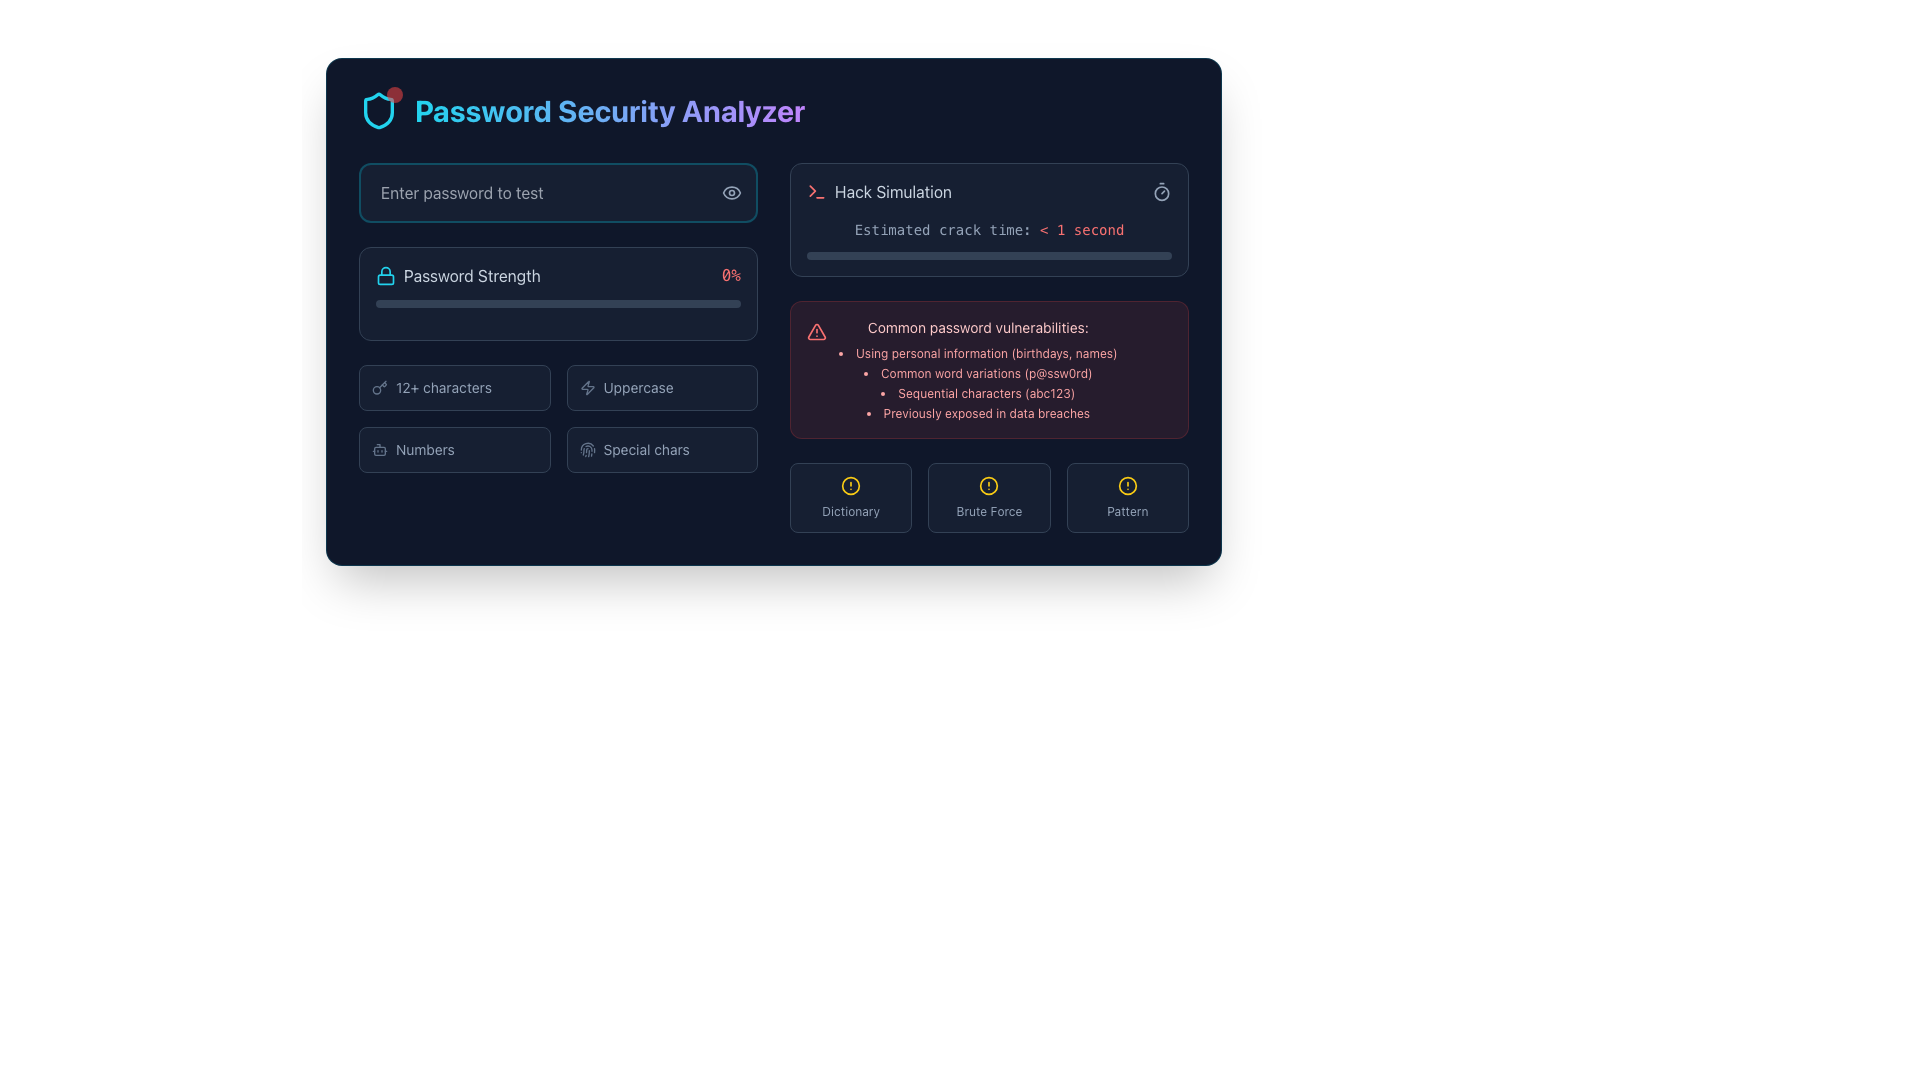 The width and height of the screenshot is (1920, 1080). What do you see at coordinates (586, 388) in the screenshot?
I see `the decorative icon representing 'Uppercase' text, which is the first item in the horizontally aligned group beneath the 'Password Strength' heading` at bounding box center [586, 388].